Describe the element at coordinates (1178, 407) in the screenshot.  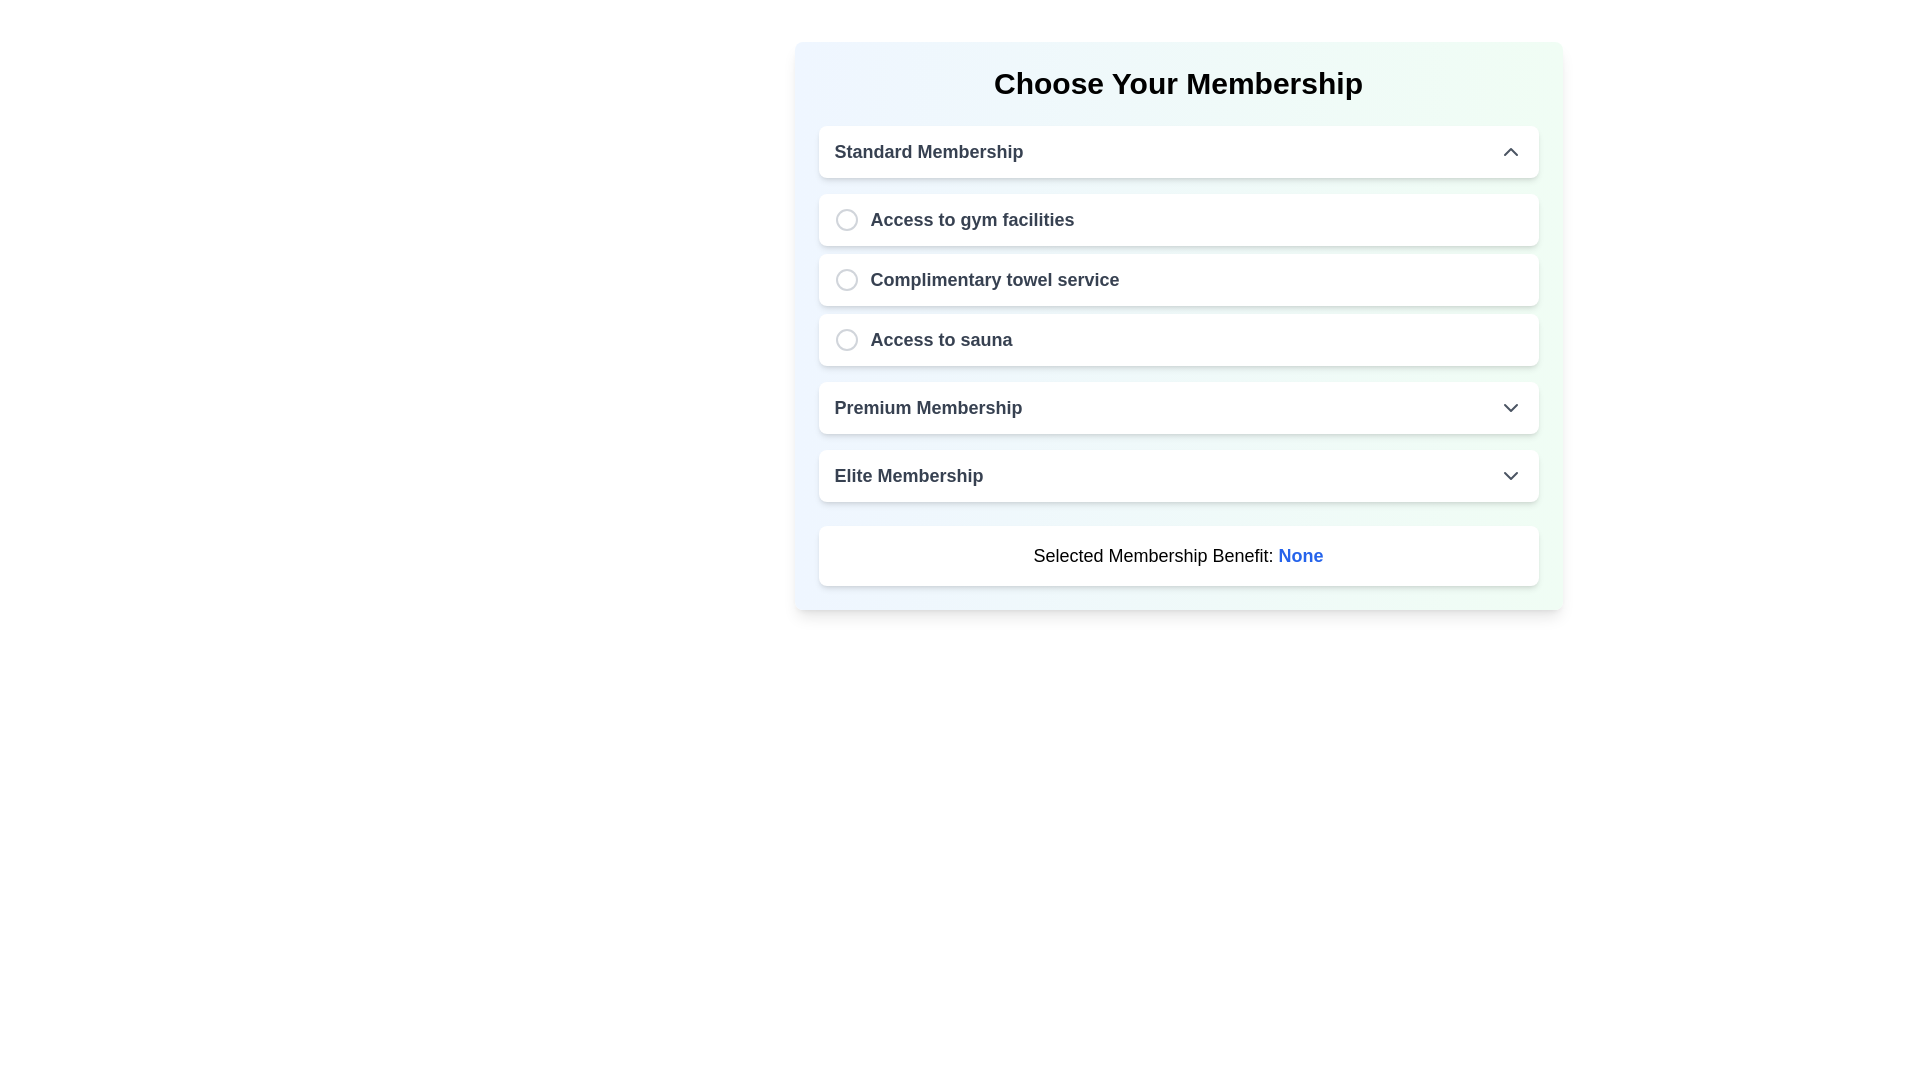
I see `the 'Premium Membership' button-like interactive list item` at that location.